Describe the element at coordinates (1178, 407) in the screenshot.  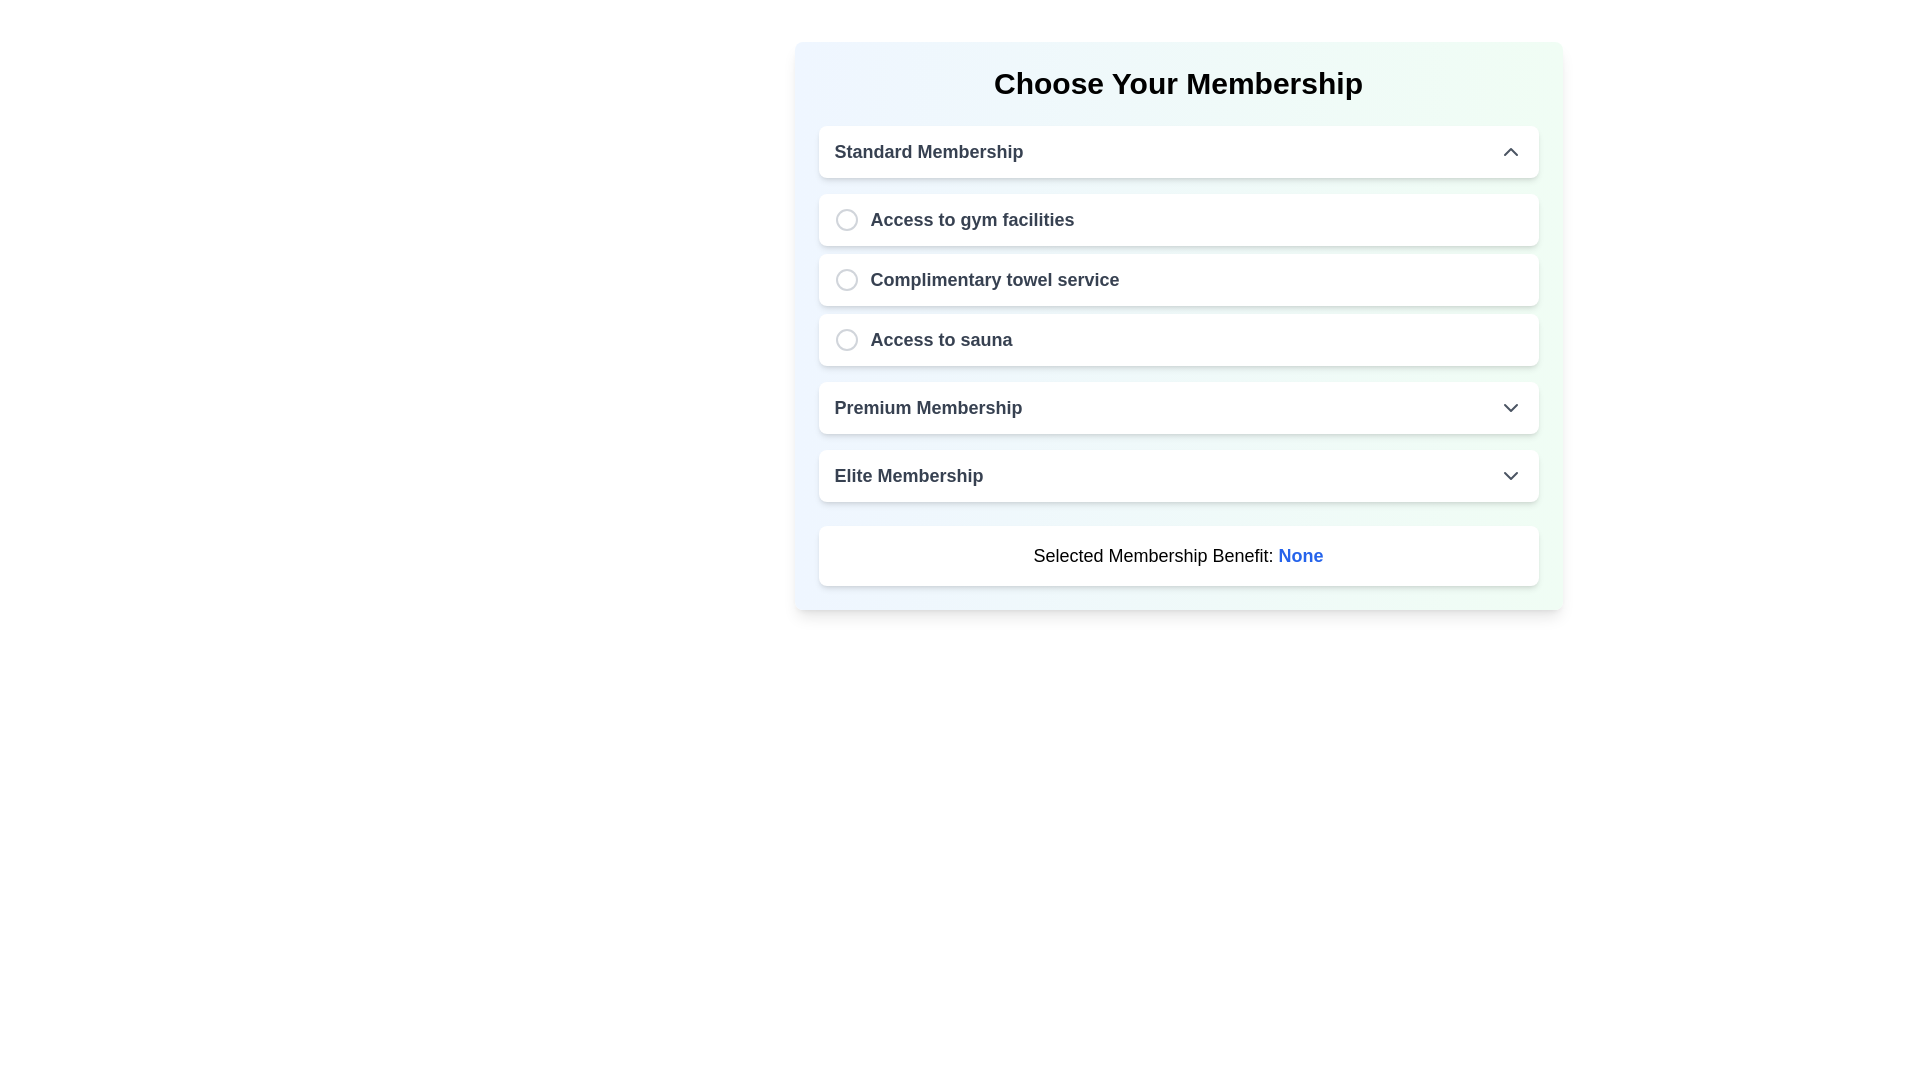
I see `the 'Premium Membership' button-like interactive list item` at that location.